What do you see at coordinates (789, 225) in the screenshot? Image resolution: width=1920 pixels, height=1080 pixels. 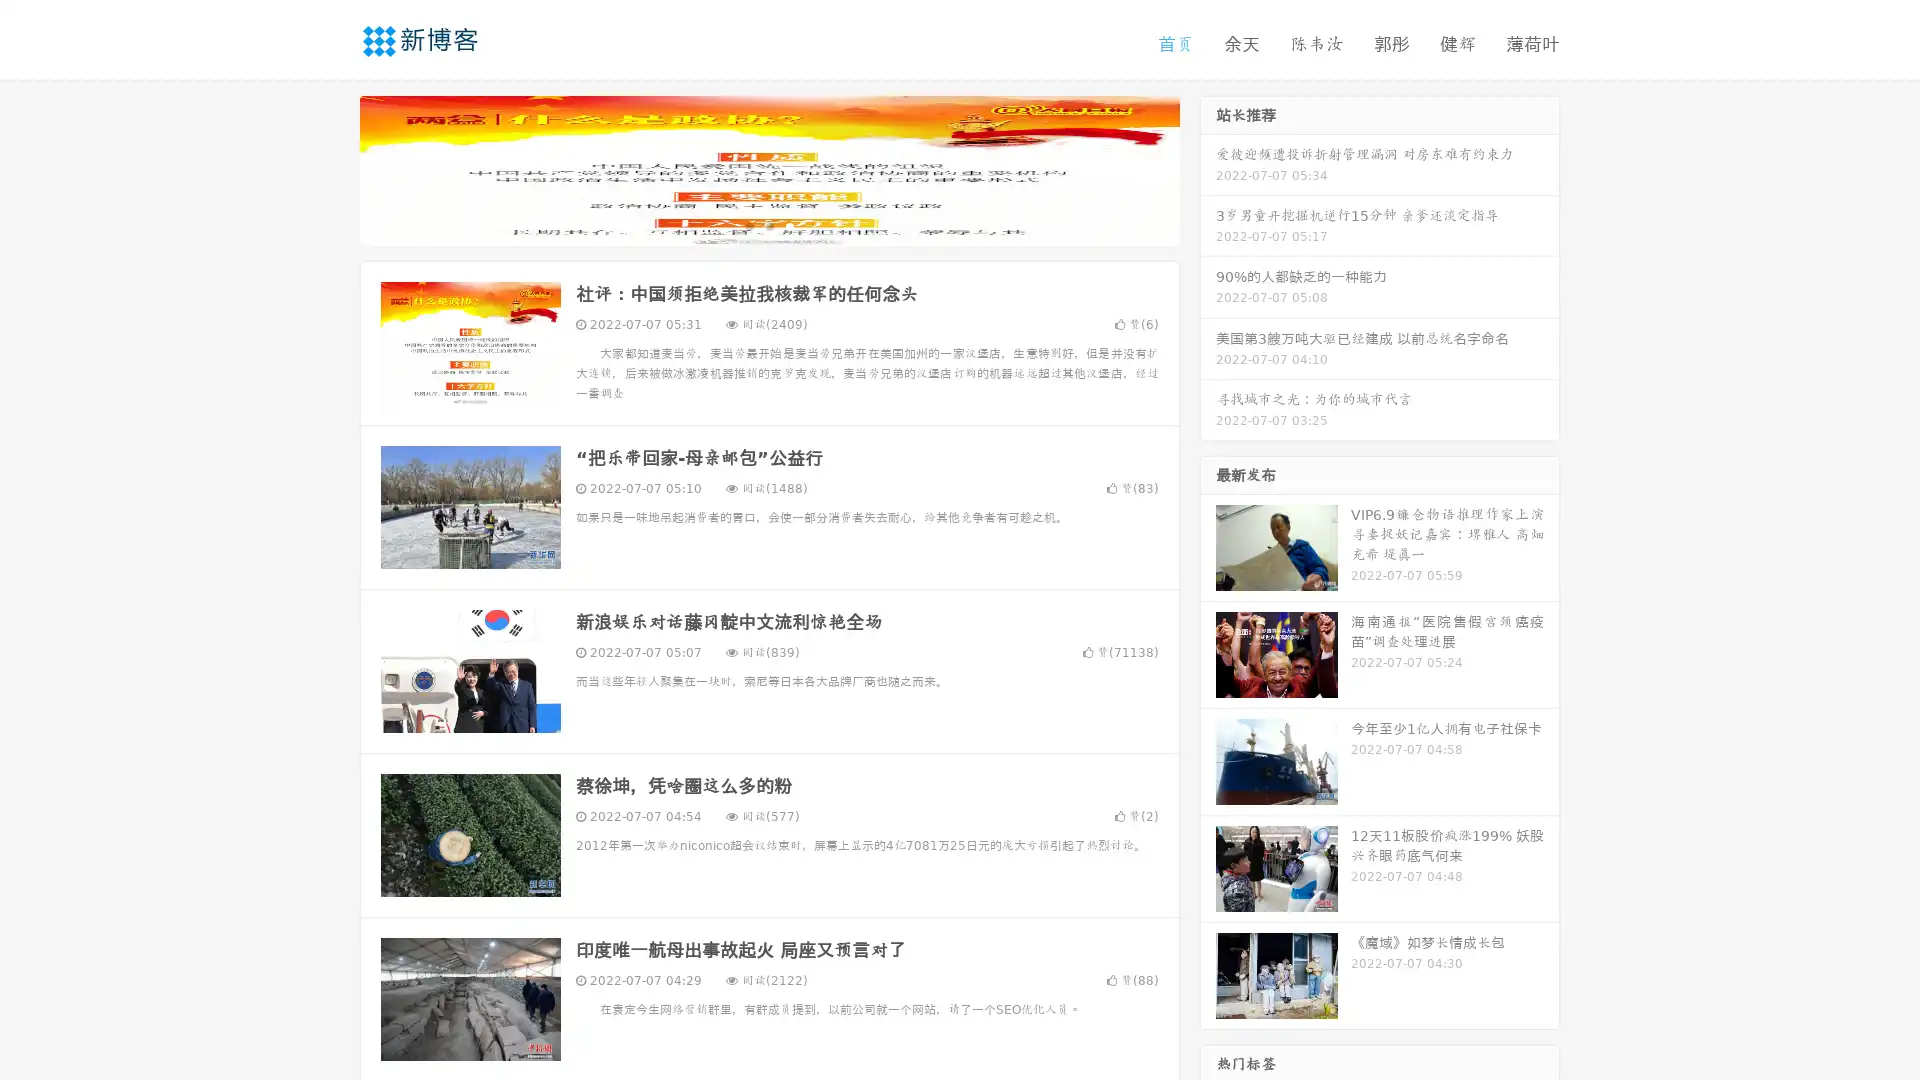 I see `Go to slide 3` at bounding box center [789, 225].